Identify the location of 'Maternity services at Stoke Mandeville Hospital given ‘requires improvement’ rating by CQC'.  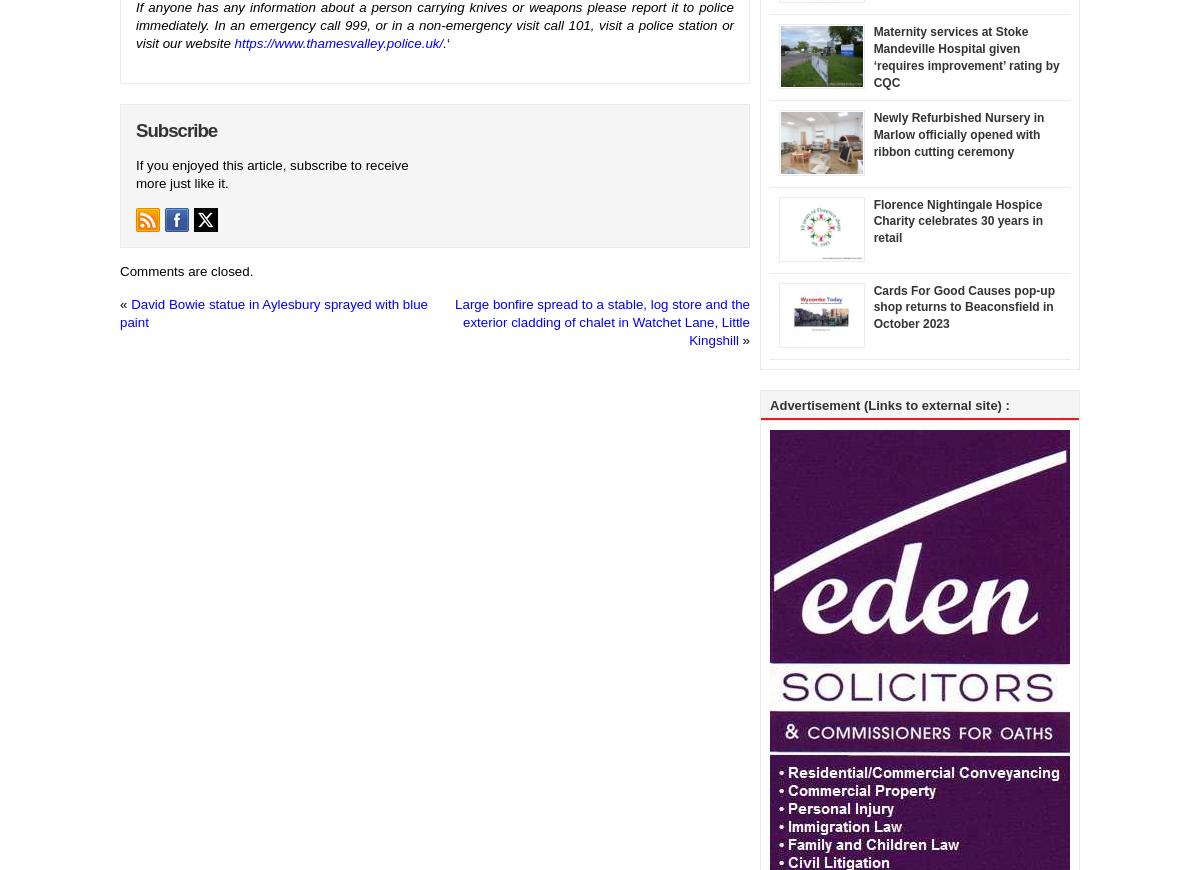
(872, 55).